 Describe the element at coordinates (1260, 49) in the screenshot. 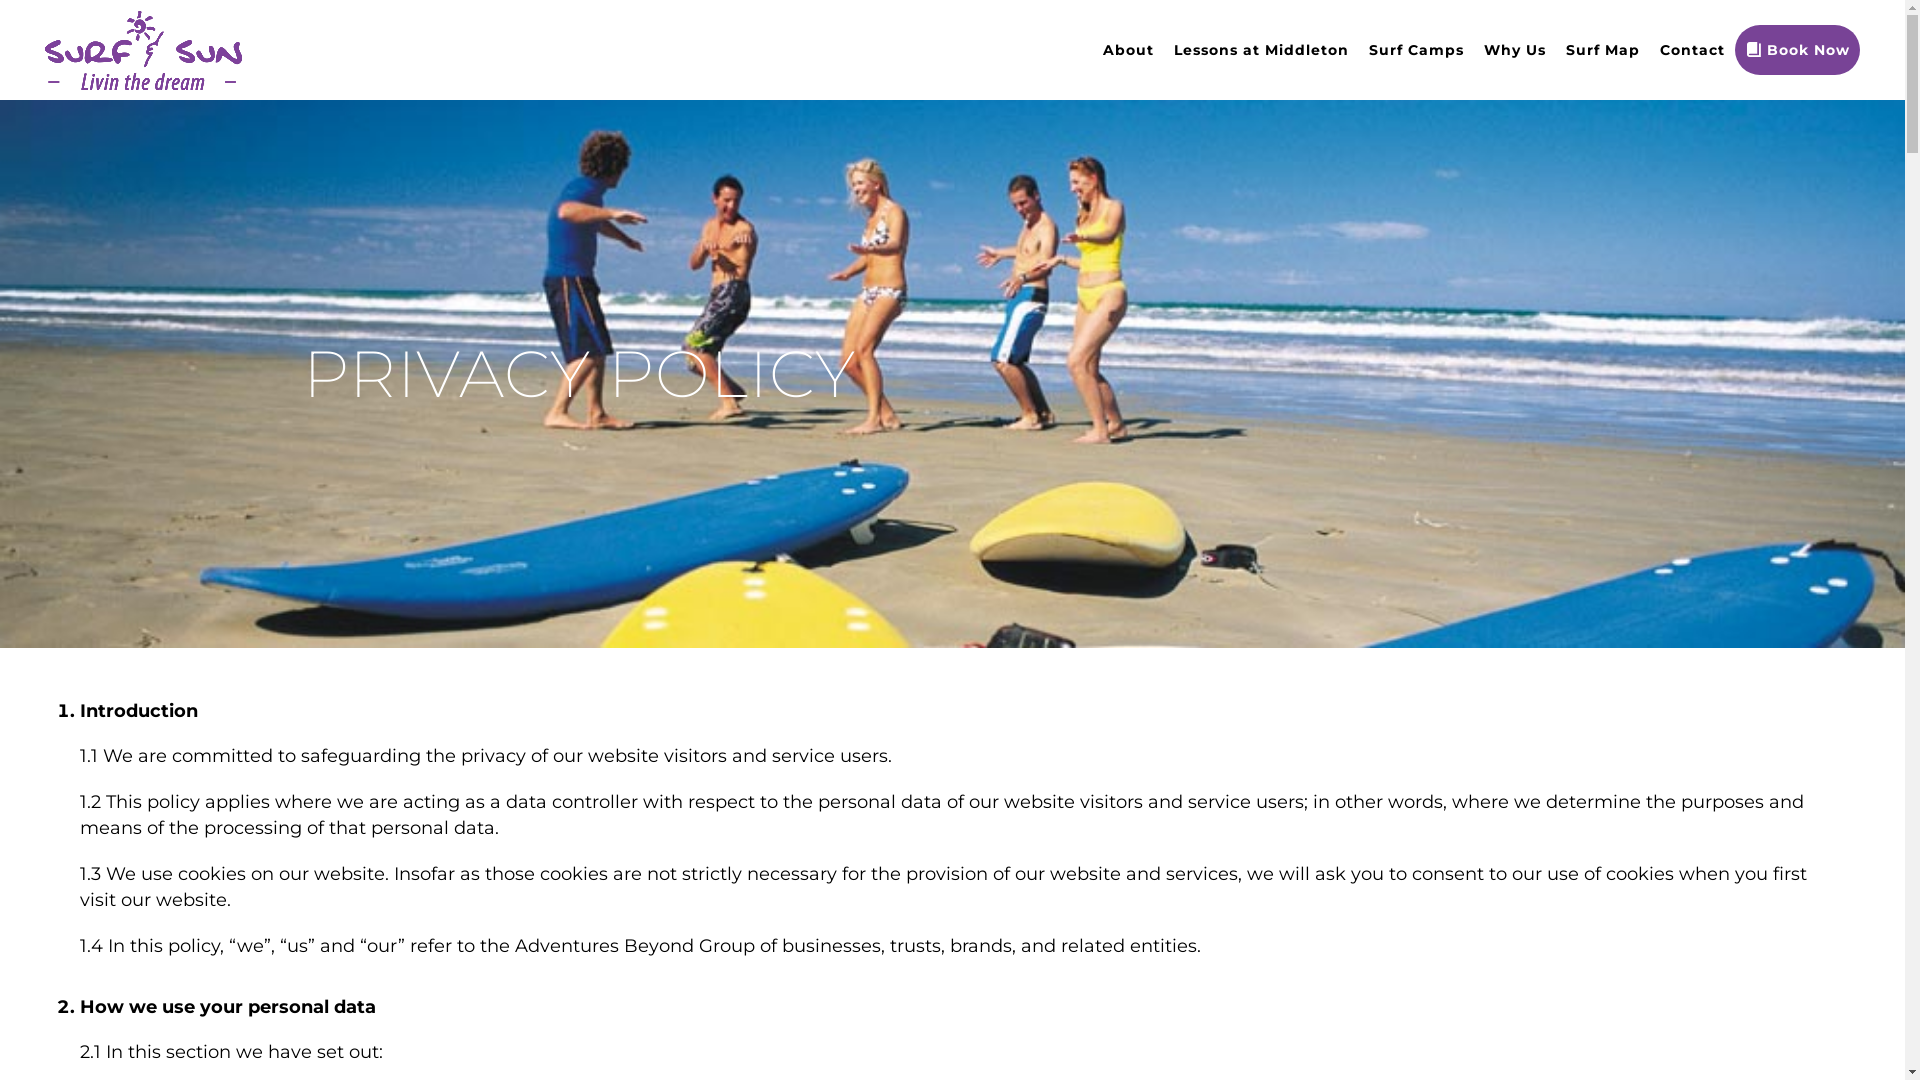

I see `'Lessons at Middleton'` at that location.